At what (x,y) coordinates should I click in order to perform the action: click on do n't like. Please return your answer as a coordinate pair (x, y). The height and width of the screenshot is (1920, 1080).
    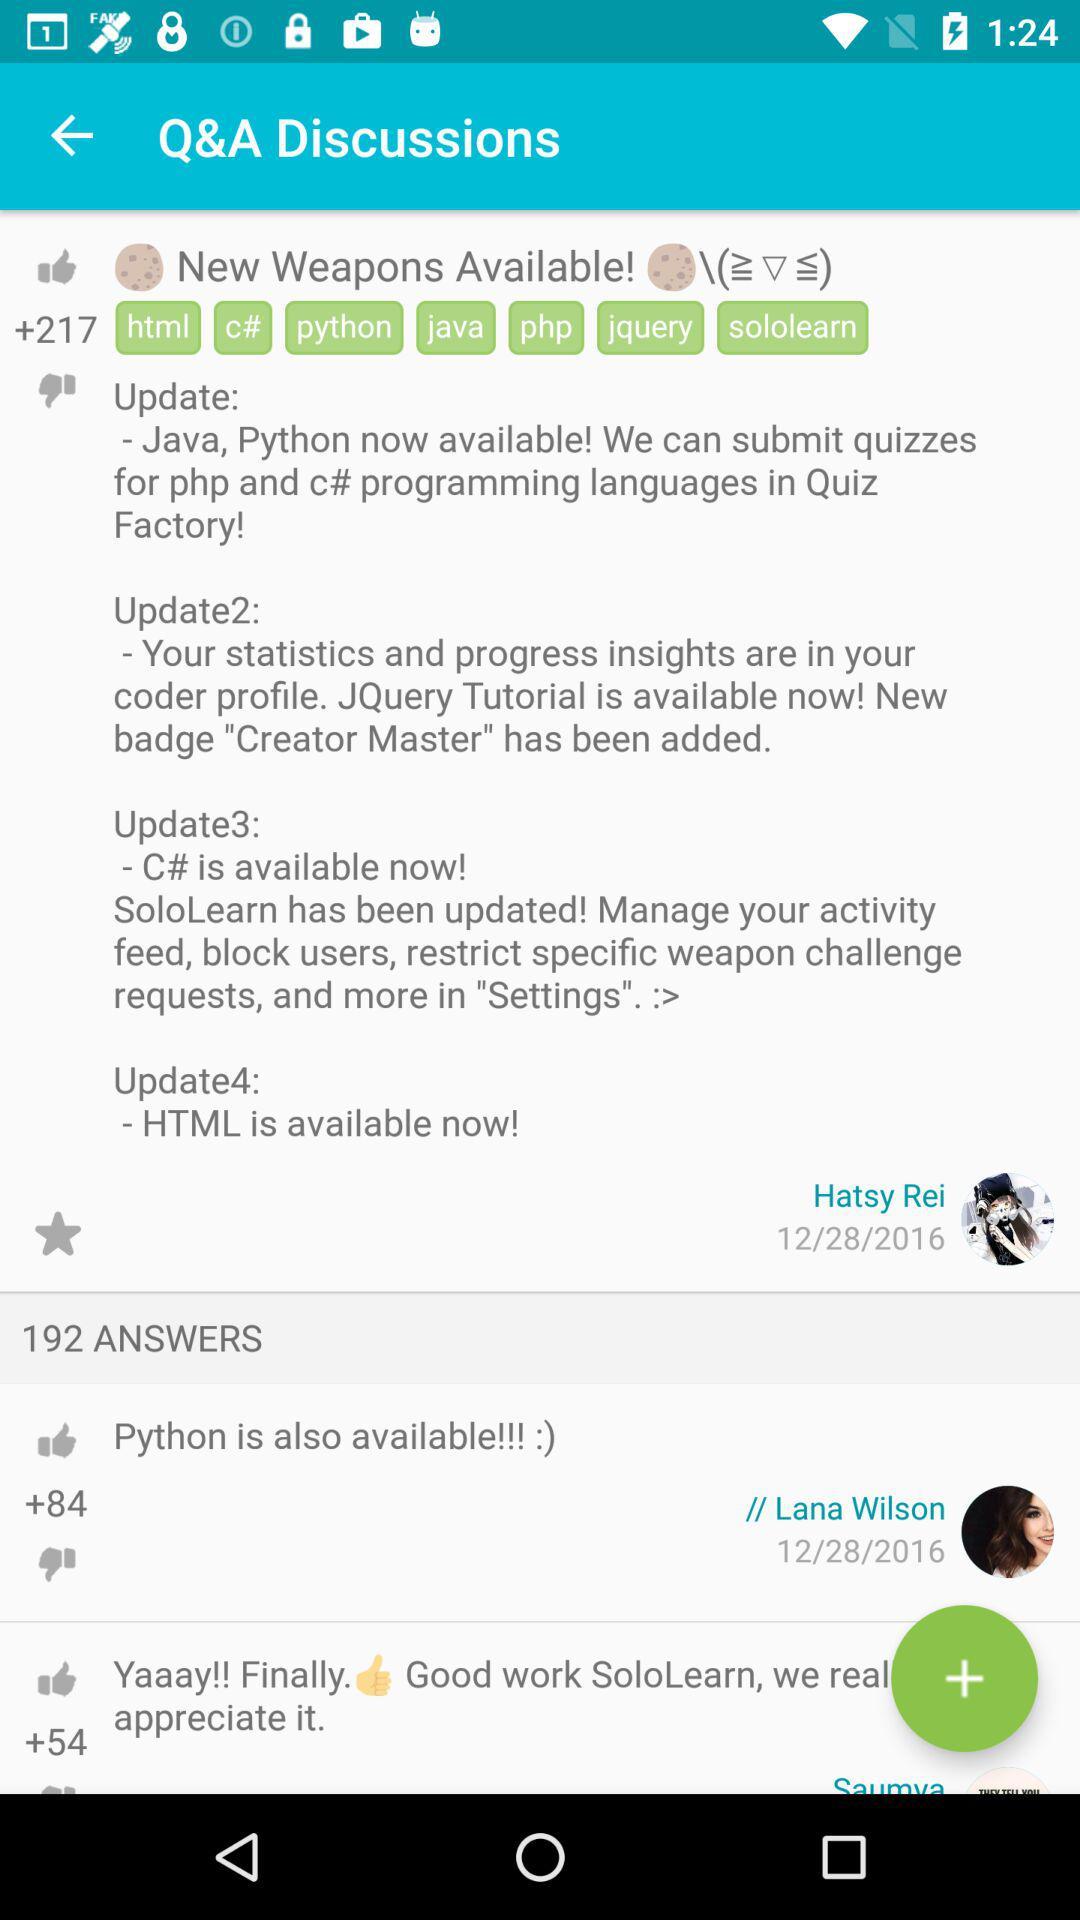
    Looking at the image, I should click on (55, 390).